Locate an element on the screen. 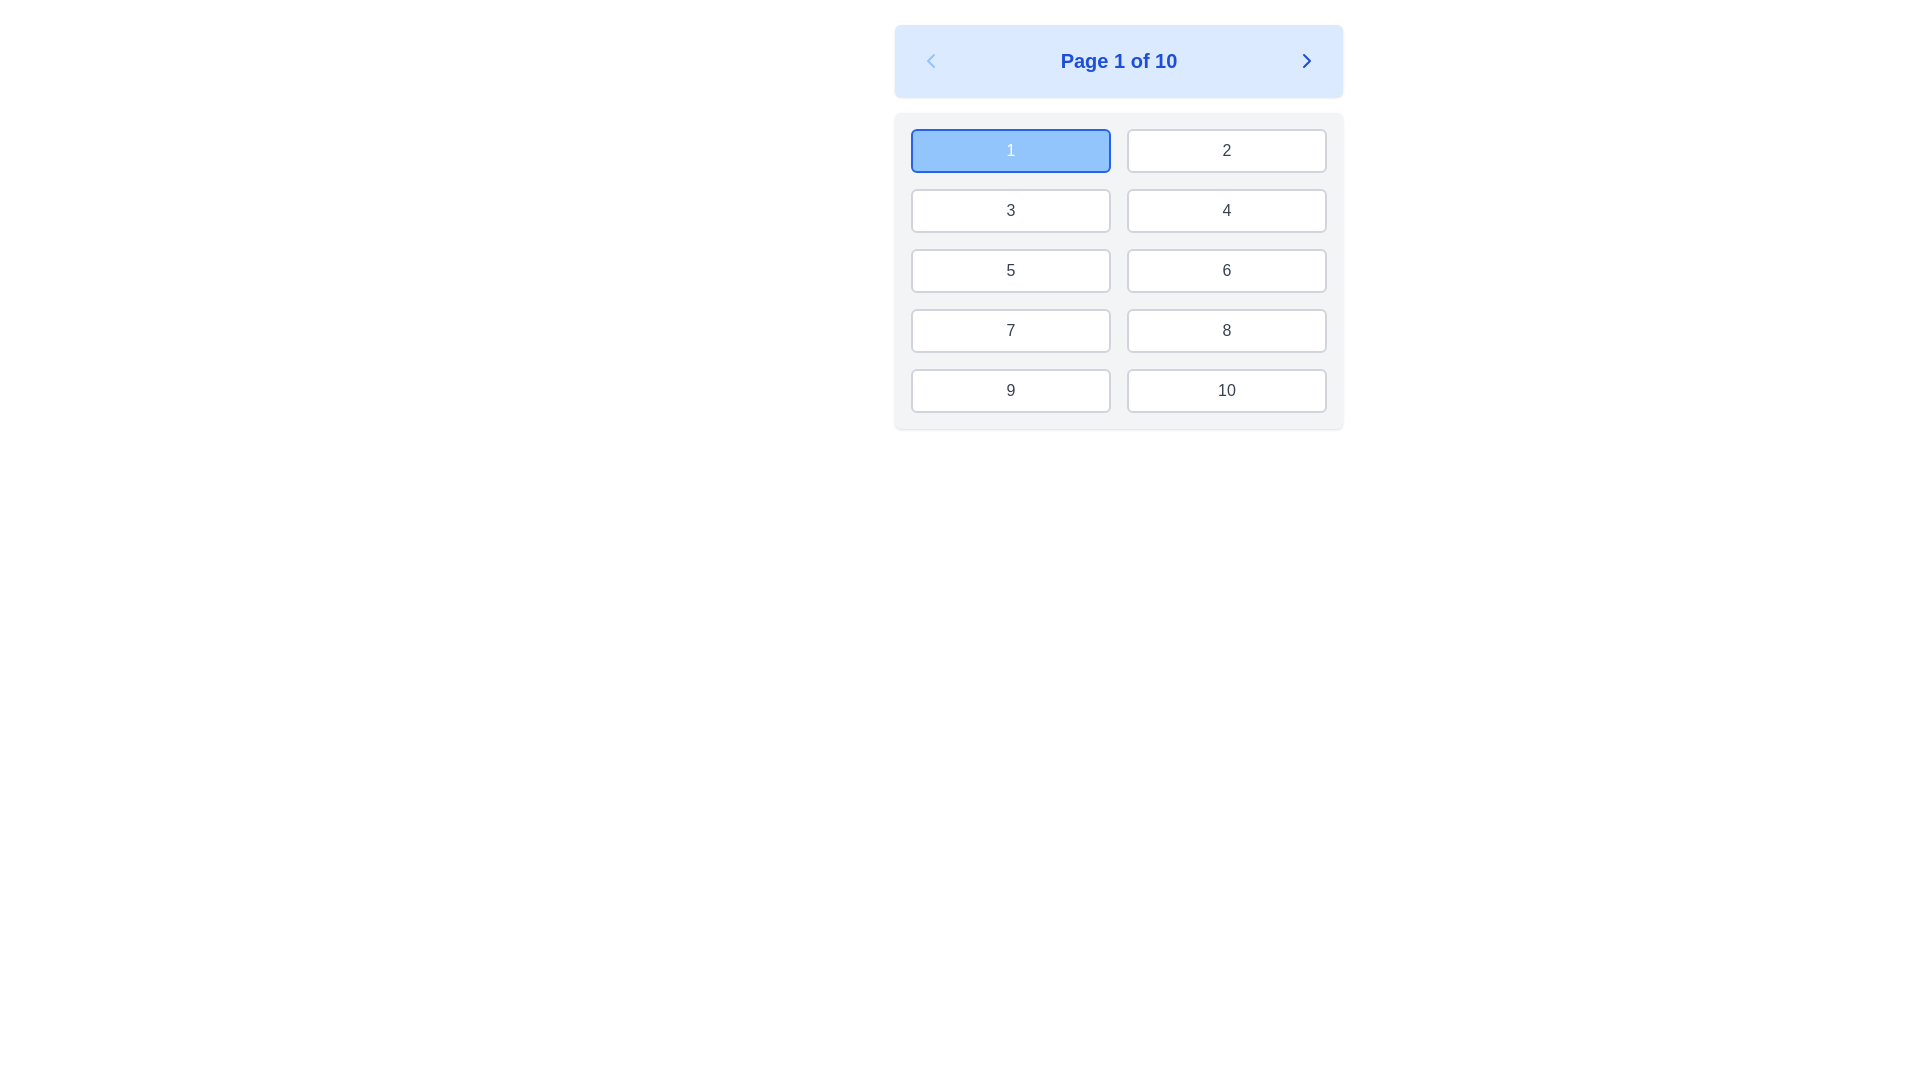 The width and height of the screenshot is (1920, 1080). the button representing the number '3' in the second row and first column of the grid is located at coordinates (1011, 211).